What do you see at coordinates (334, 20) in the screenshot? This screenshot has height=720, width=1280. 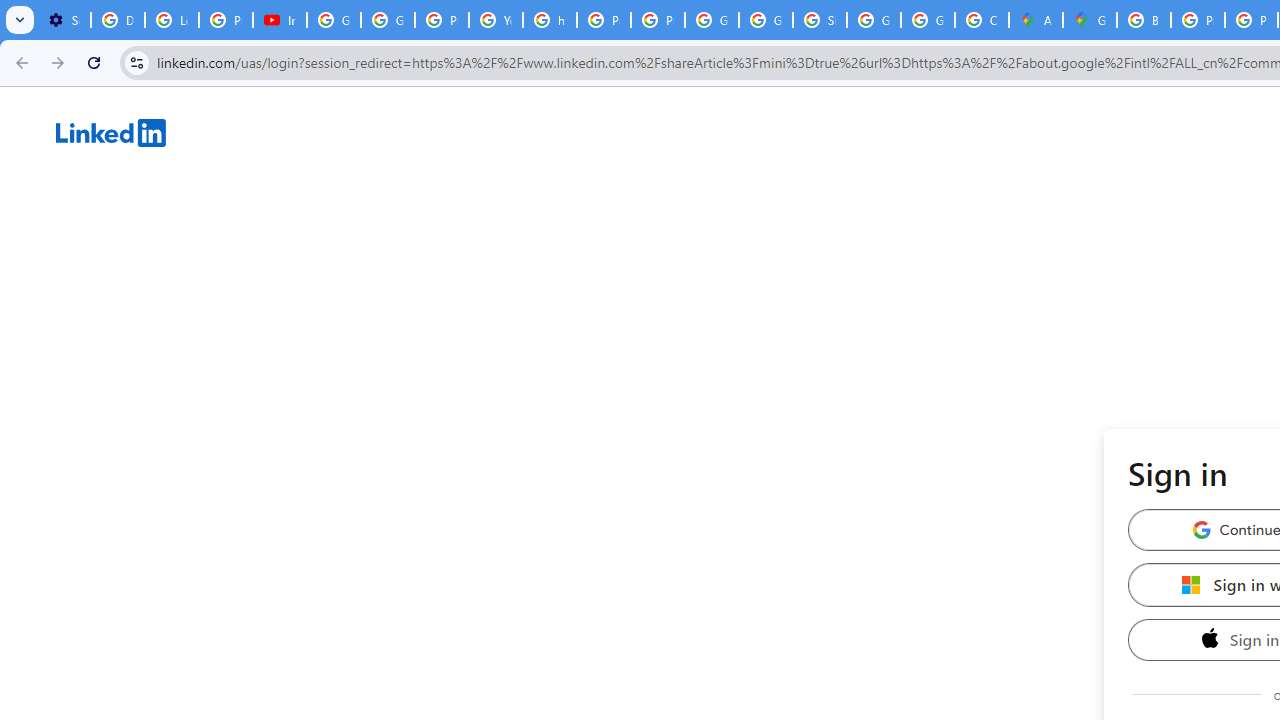 I see `'Google Account Help'` at bounding box center [334, 20].